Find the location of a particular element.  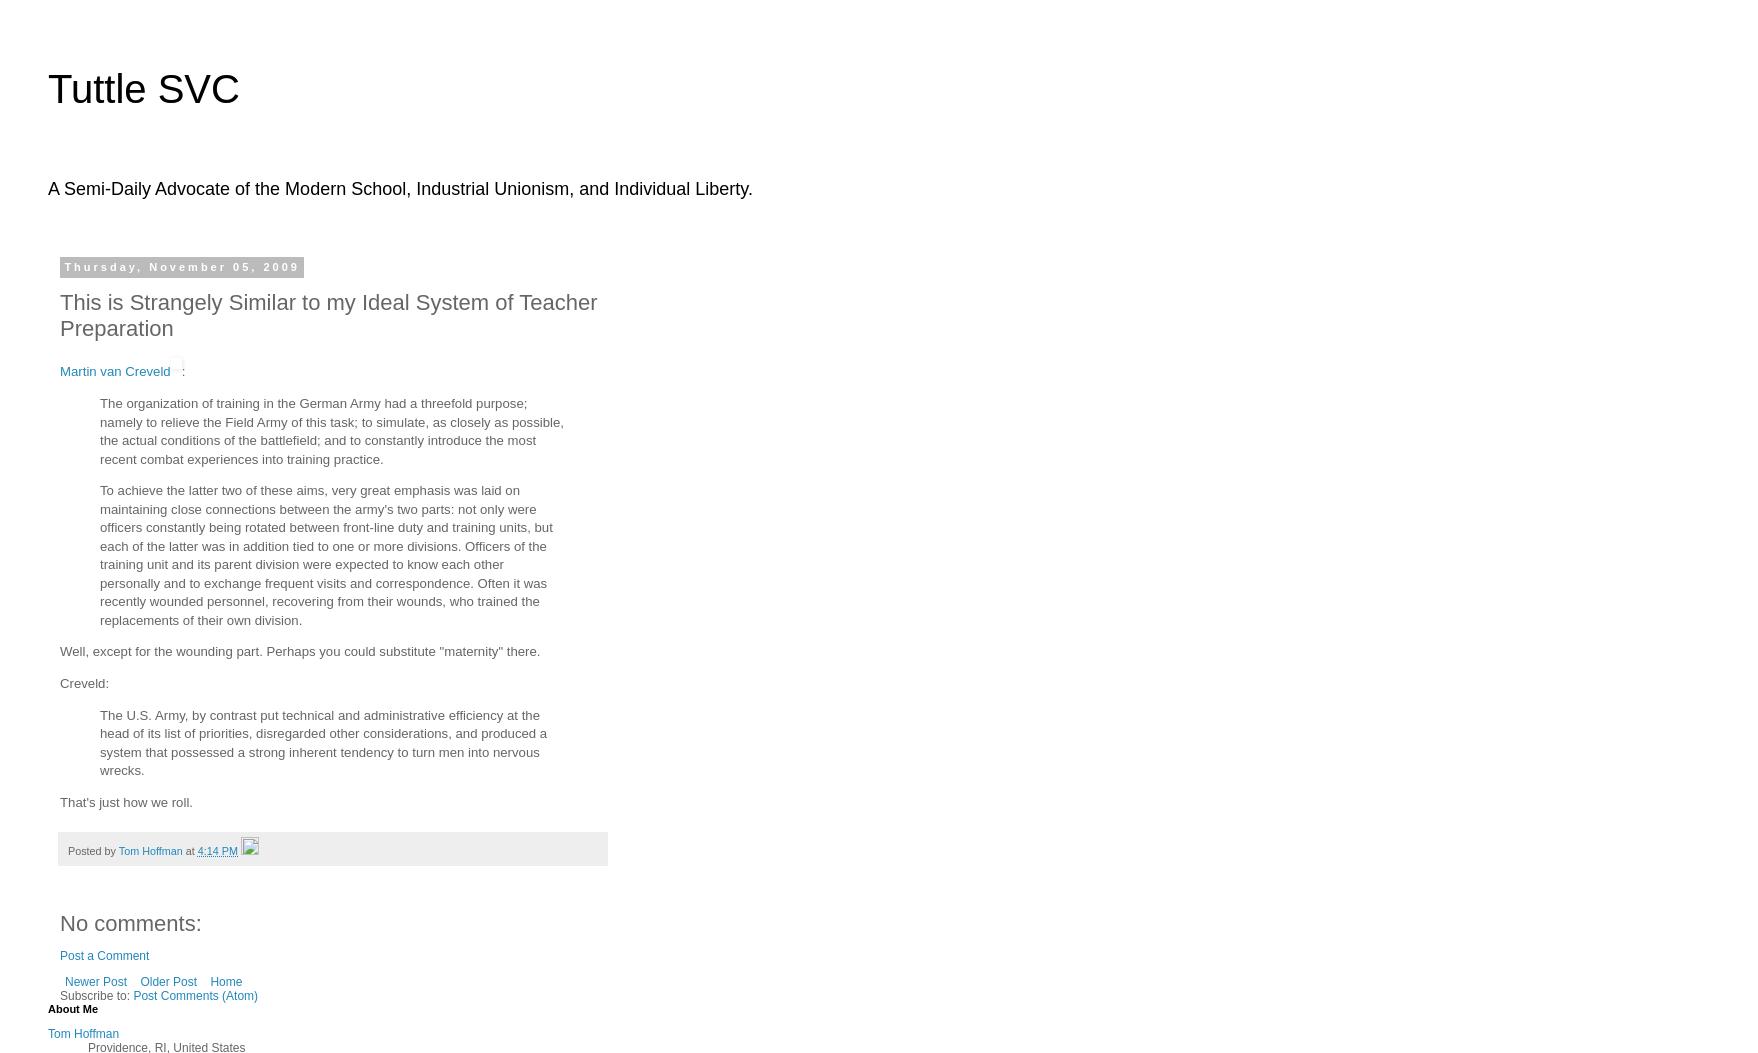

'That's just how we roll.' is located at coordinates (126, 801).